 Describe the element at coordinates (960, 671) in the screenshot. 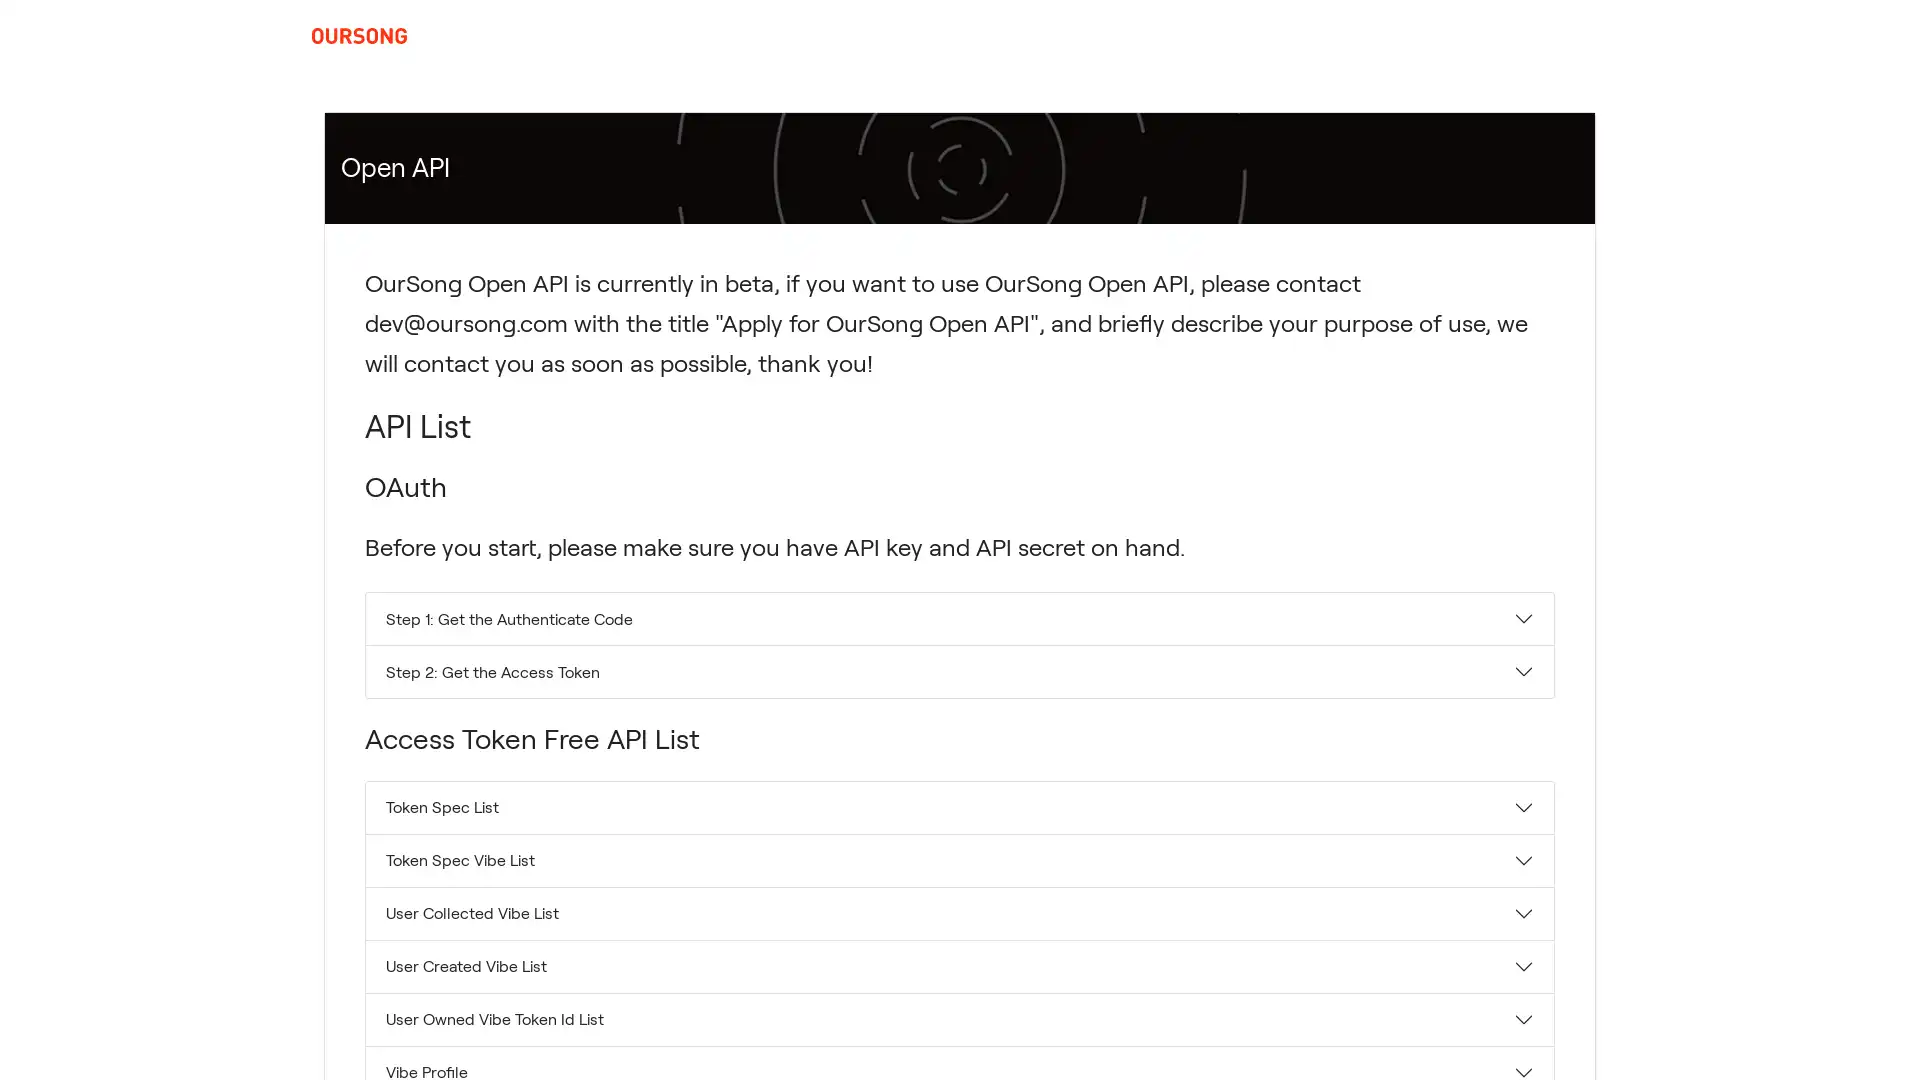

I see `Step 2: Get the Access Token` at that location.